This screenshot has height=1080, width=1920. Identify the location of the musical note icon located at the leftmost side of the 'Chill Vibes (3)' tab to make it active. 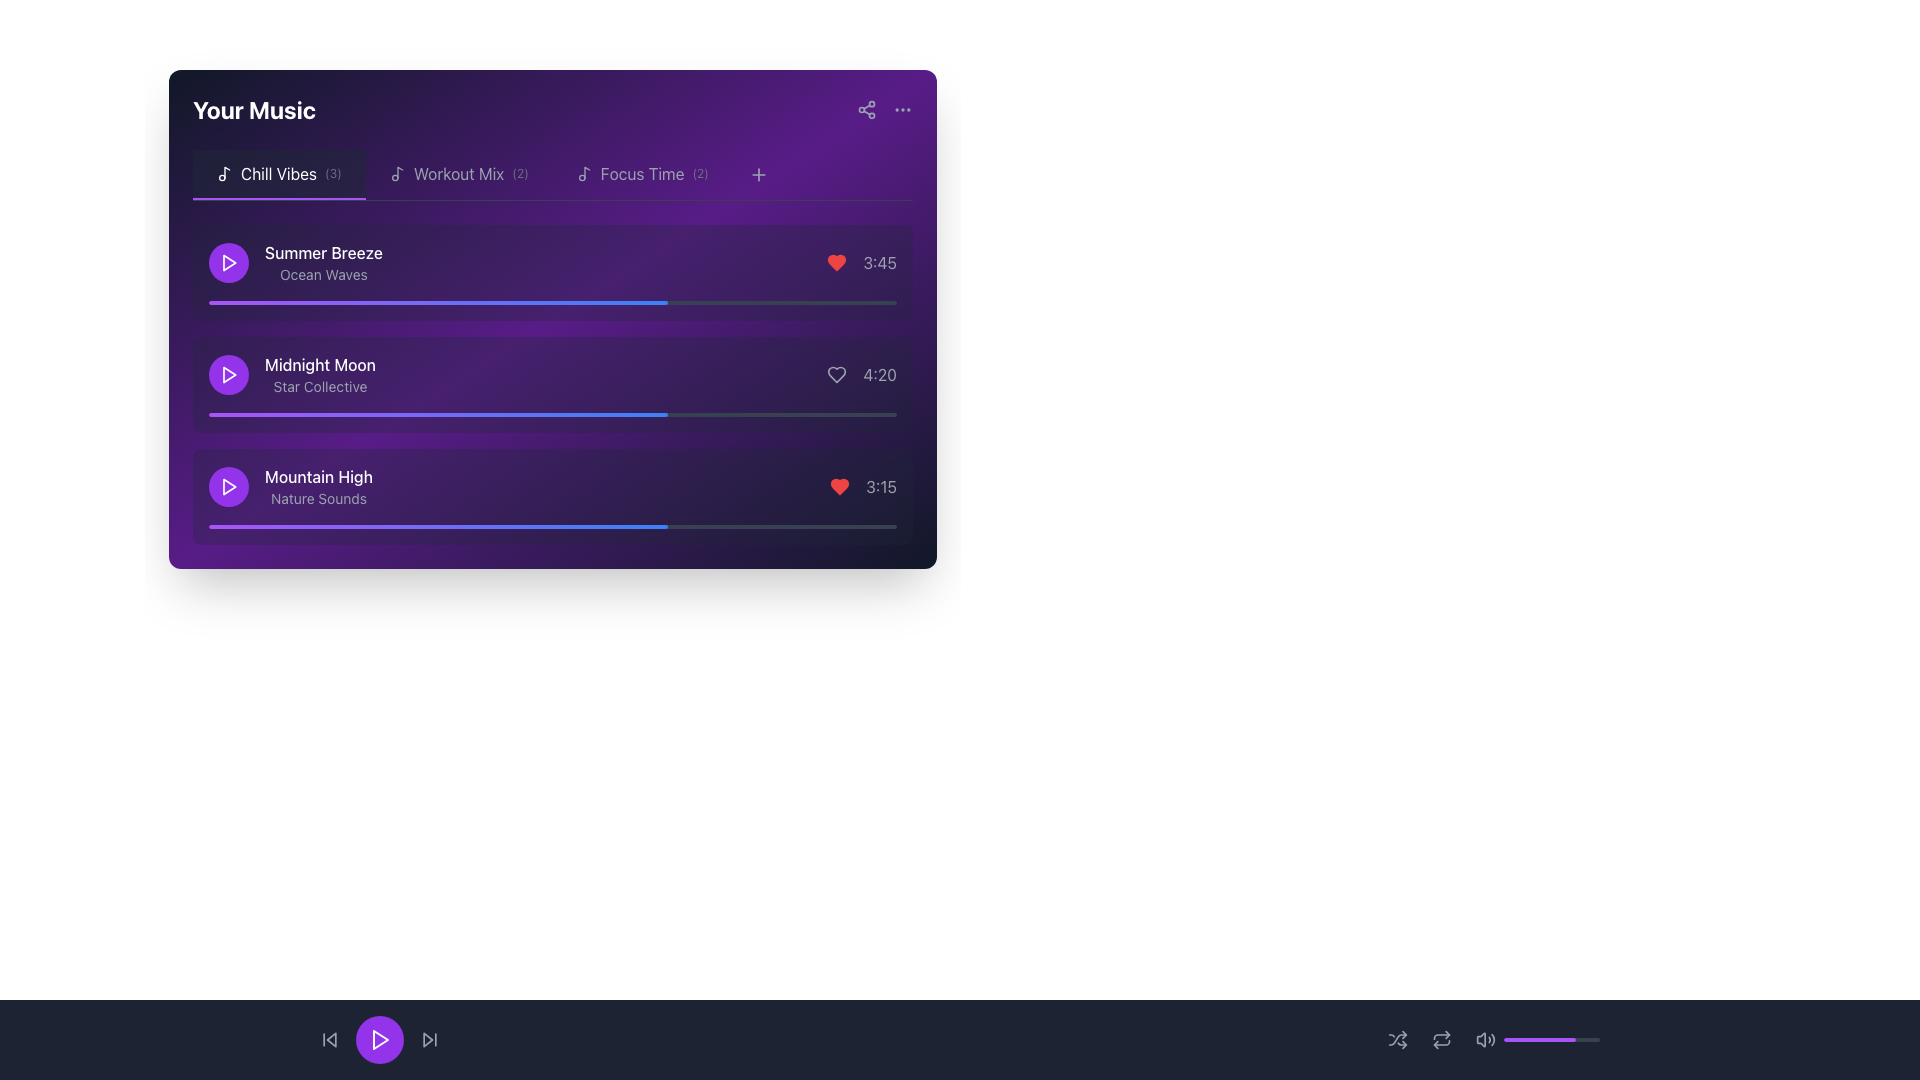
(225, 172).